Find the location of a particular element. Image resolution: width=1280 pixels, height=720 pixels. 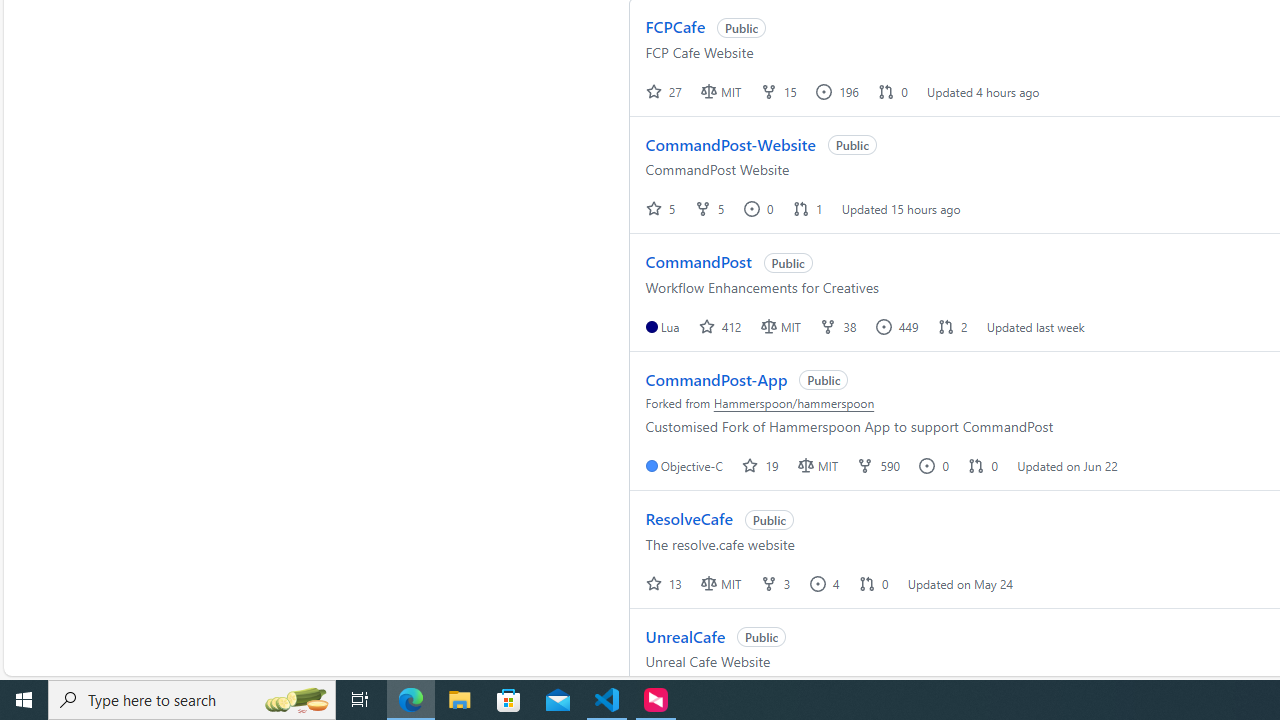

'FCPCafe' is located at coordinates (675, 27).